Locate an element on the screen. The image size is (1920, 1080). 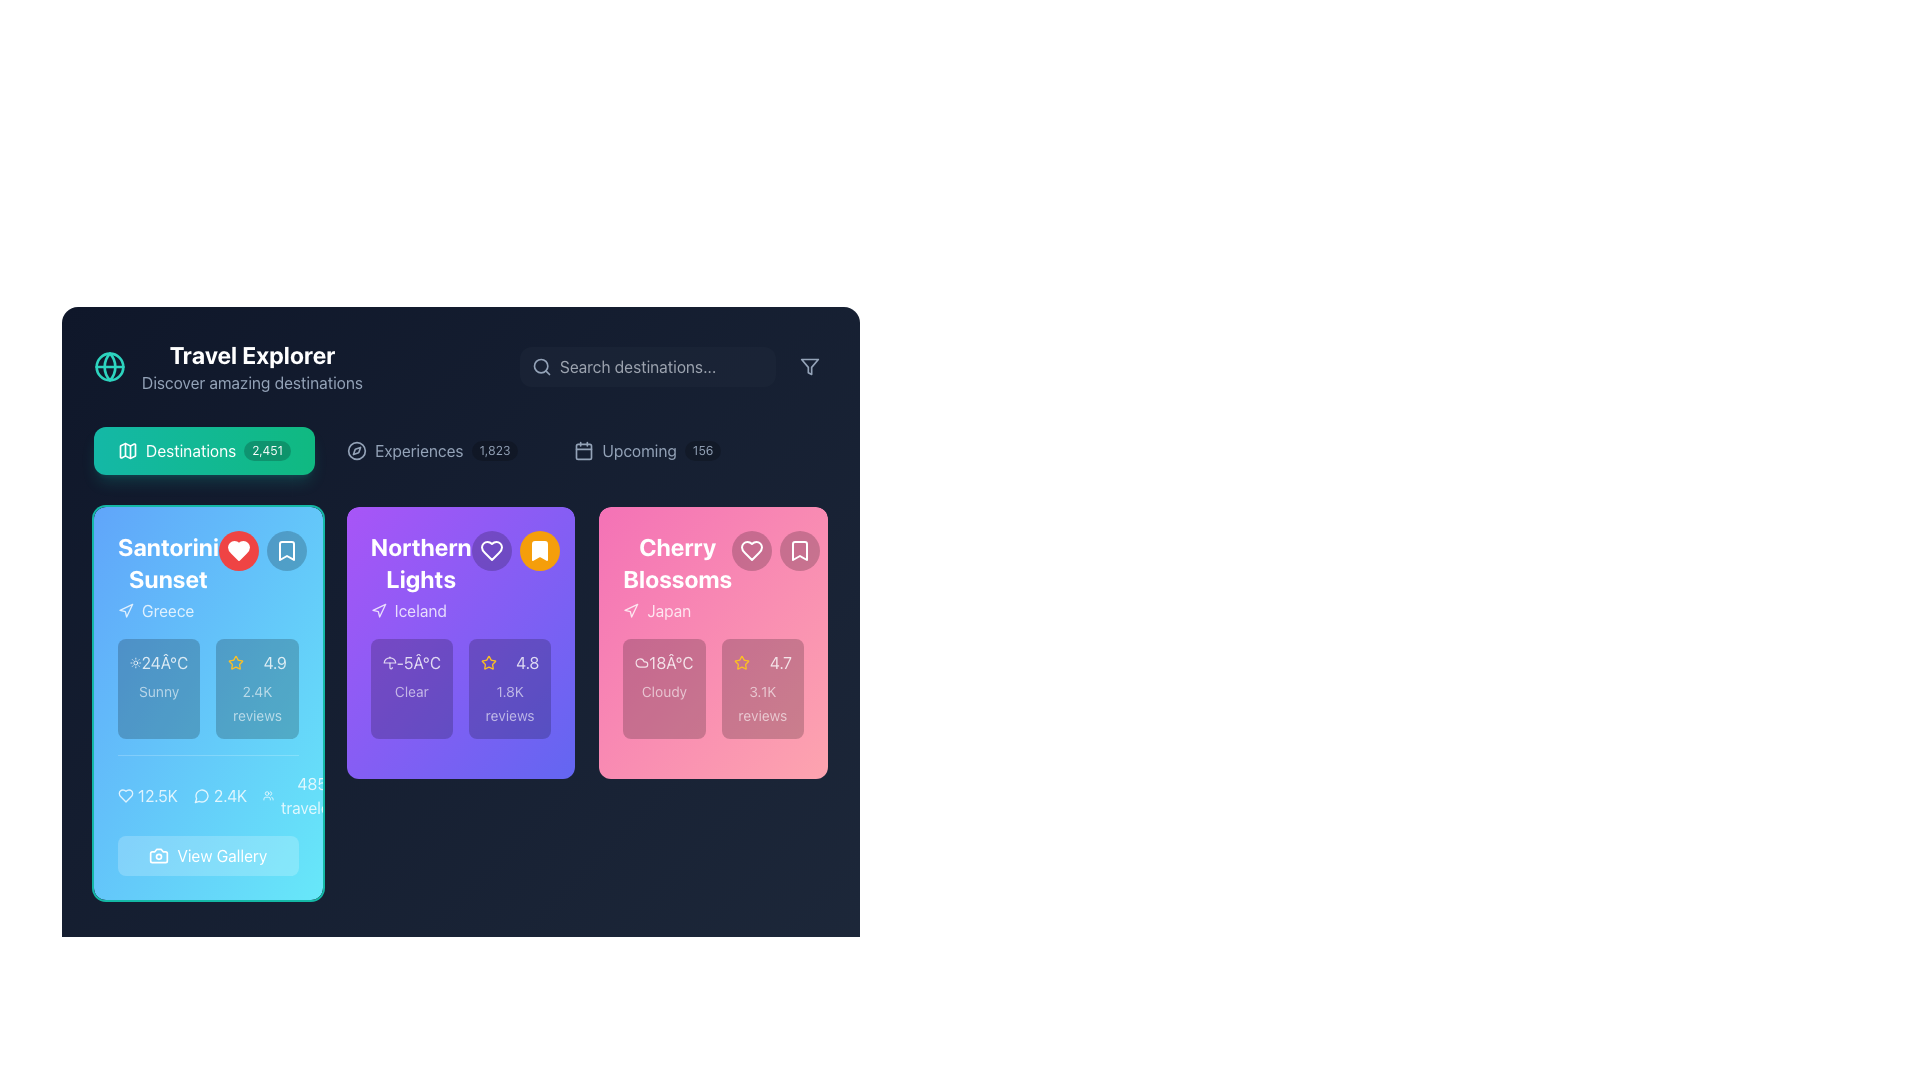
the text label displaying the name and location of the travel destination on the purple card for 'Northern Lights', which is positioned at the upper part of the second card below the navigation bar is located at coordinates (420, 577).